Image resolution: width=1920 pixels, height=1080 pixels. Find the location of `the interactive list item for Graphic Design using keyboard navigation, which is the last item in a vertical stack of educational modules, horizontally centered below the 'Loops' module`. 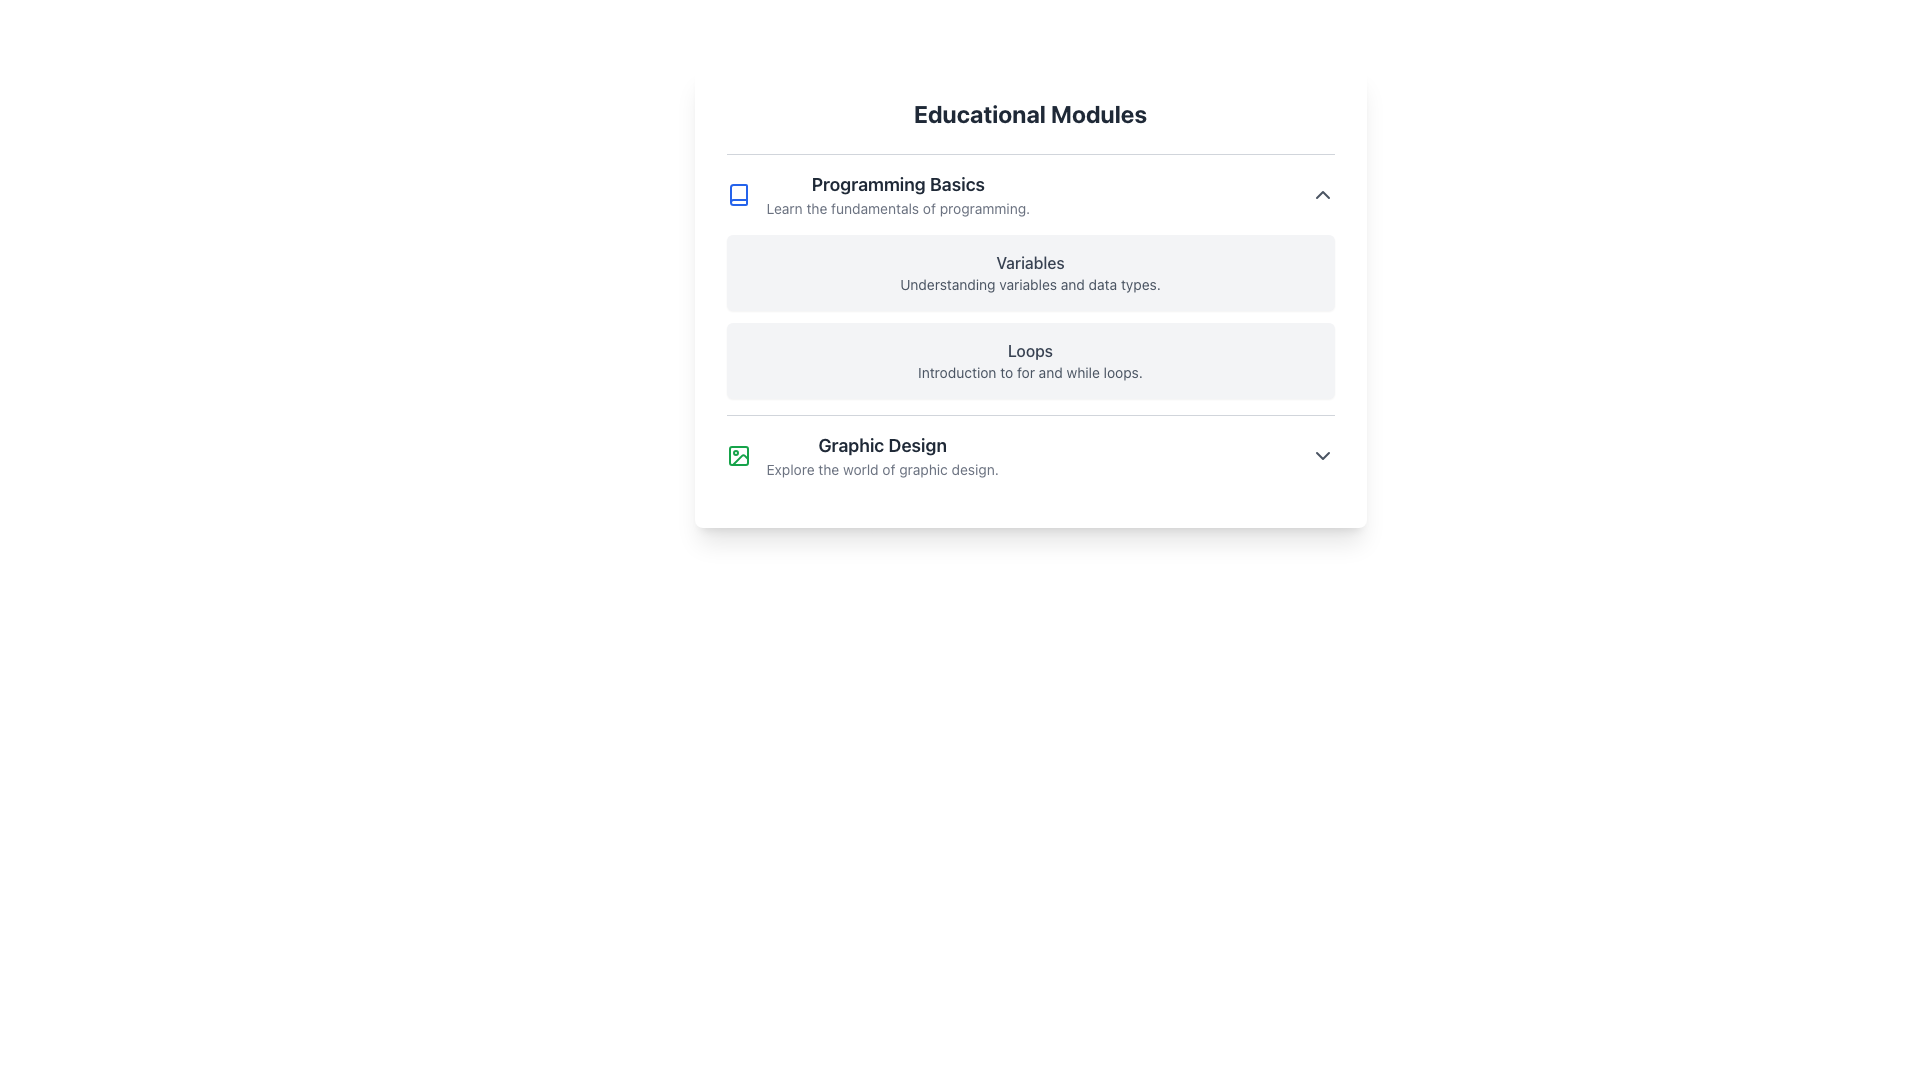

the interactive list item for Graphic Design using keyboard navigation, which is the last item in a vertical stack of educational modules, horizontally centered below the 'Loops' module is located at coordinates (1030, 455).